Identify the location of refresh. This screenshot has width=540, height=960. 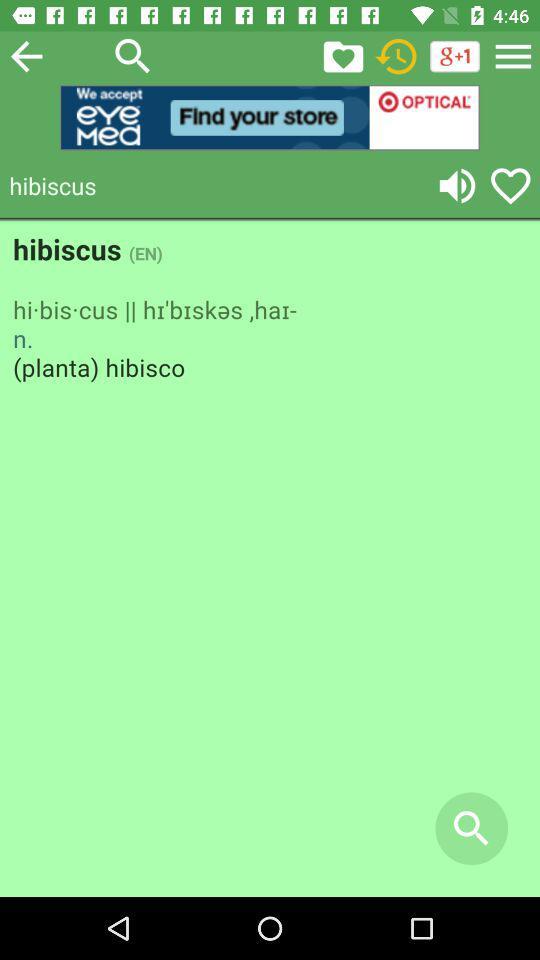
(396, 55).